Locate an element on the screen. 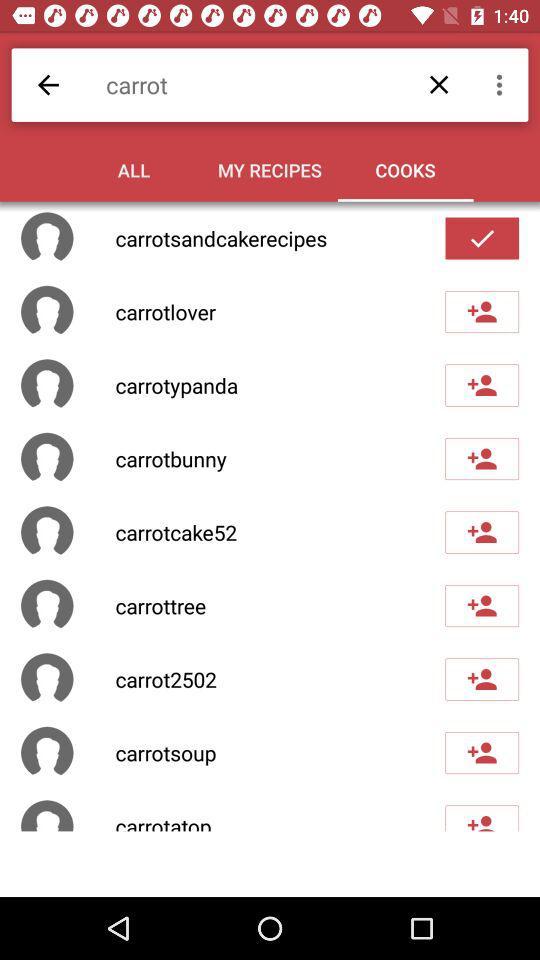 The width and height of the screenshot is (540, 960). this contact is located at coordinates (481, 818).